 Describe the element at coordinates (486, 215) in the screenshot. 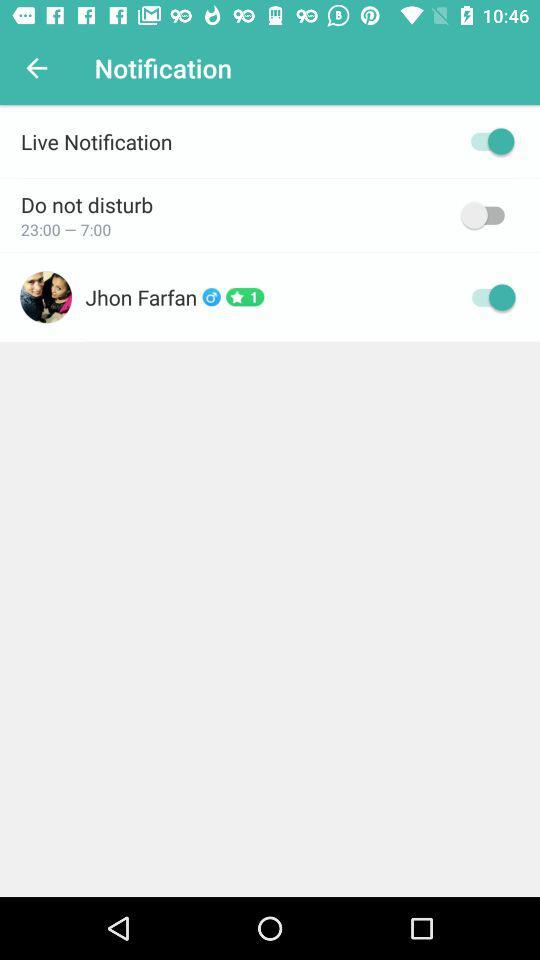

I see `do not disturb` at that location.